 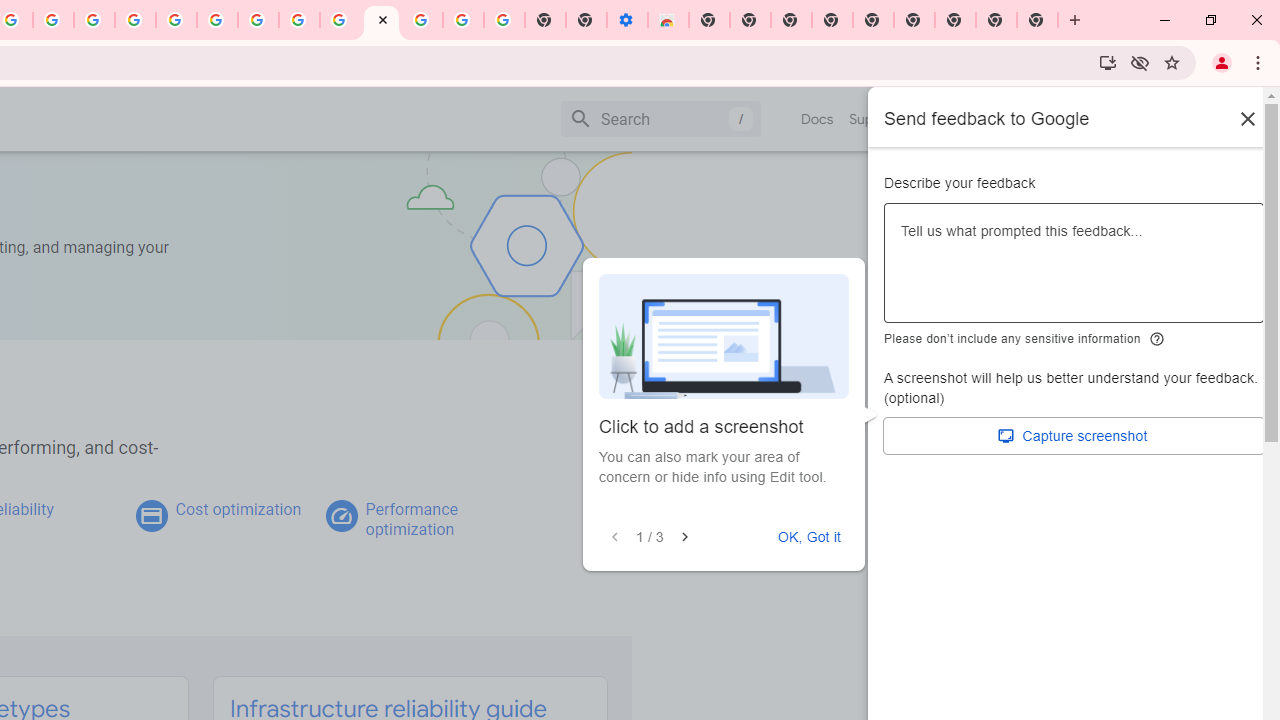 I want to click on 'Browse the Google Chrome Community - Google Chrome Community', so click(x=340, y=20).